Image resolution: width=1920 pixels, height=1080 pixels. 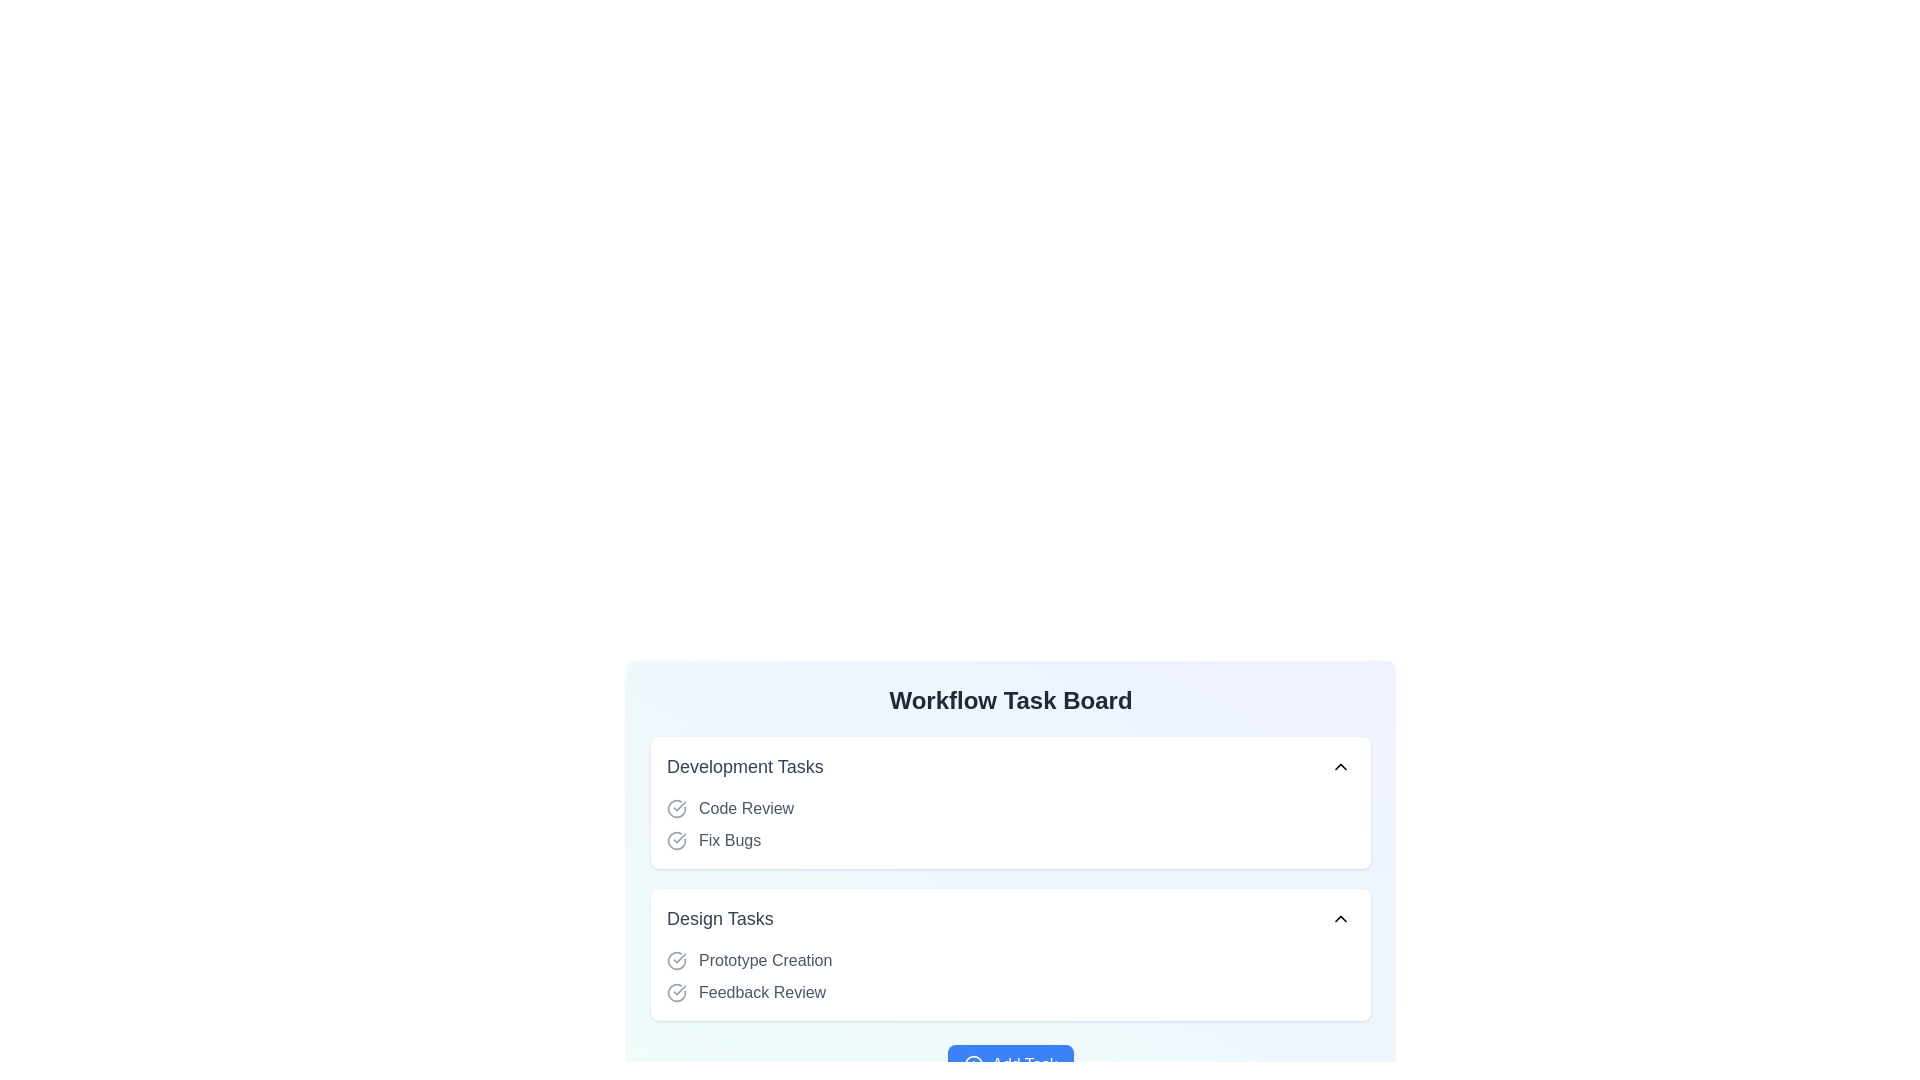 I want to click on the 'Code Review' text label UI component, which describes a task under the 'Development Tasks' category and is positioned next to a circular check icon, so click(x=745, y=808).